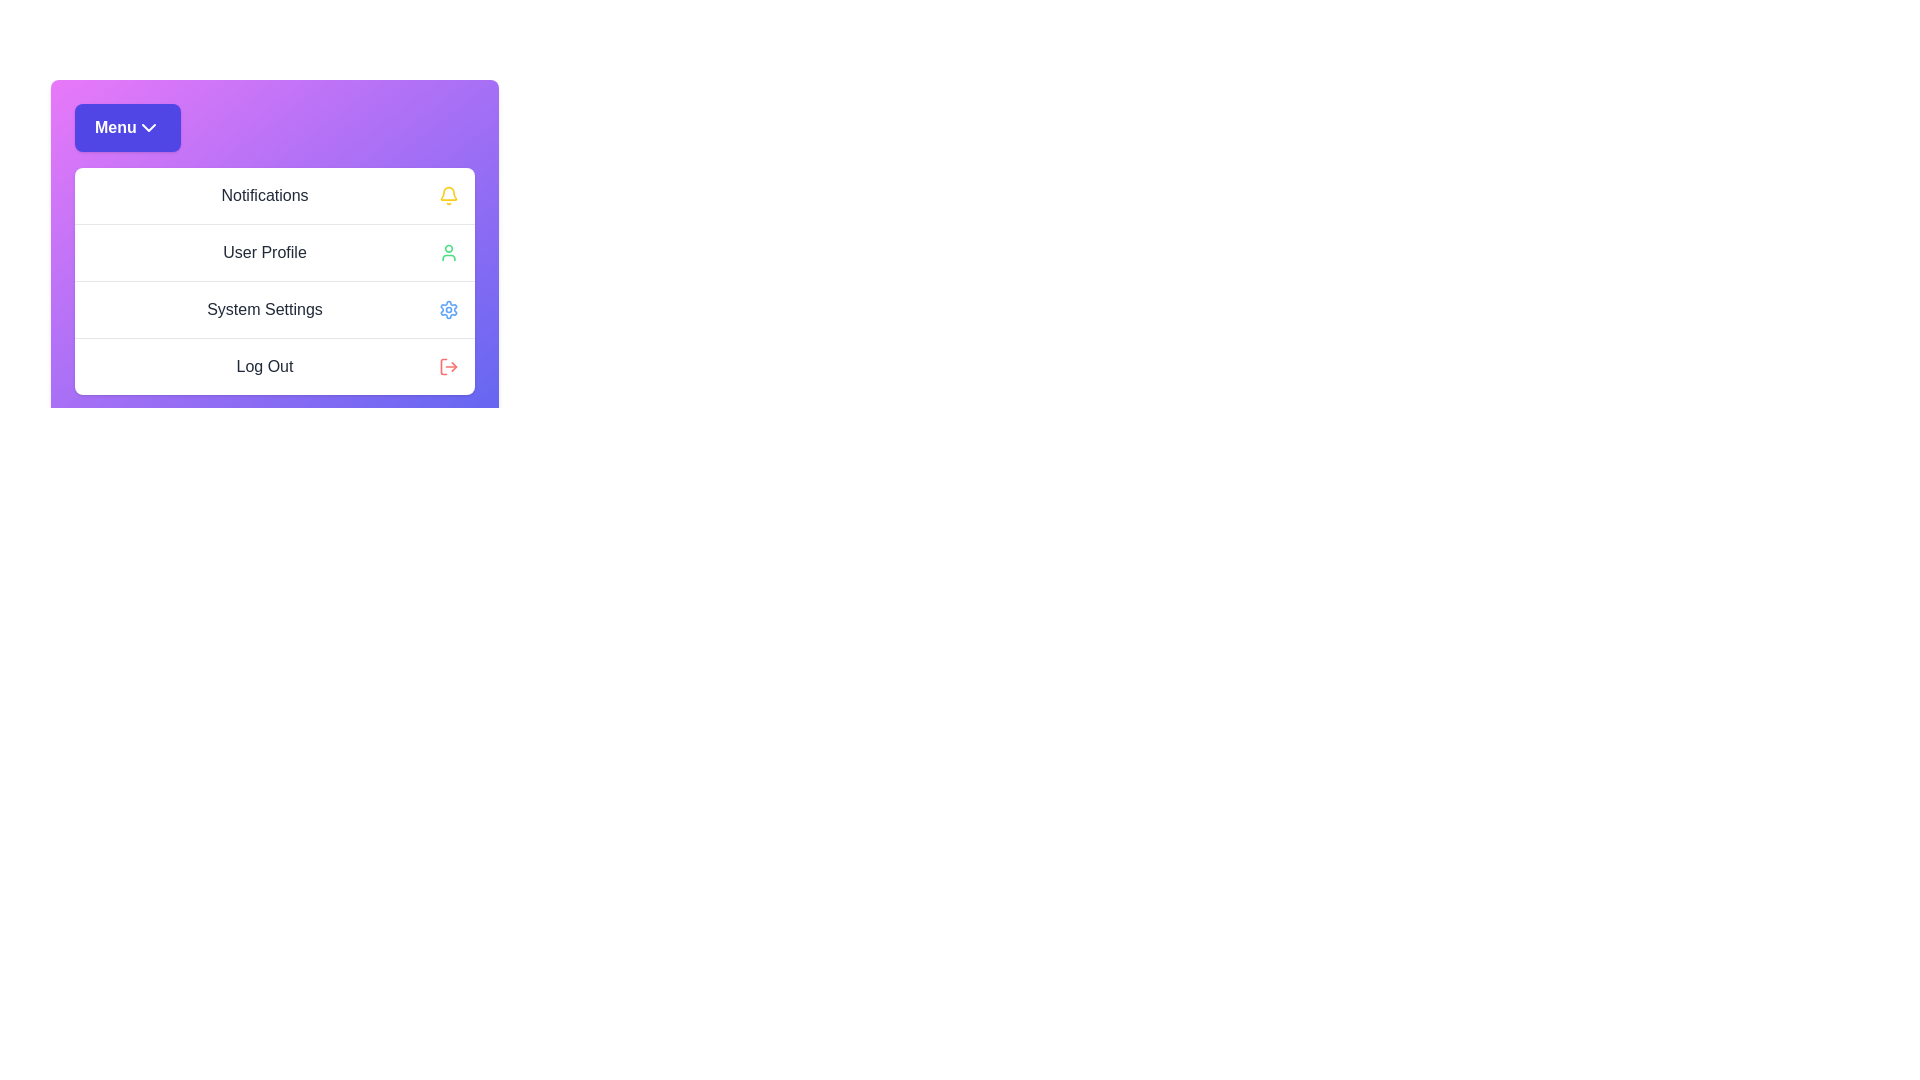 Image resolution: width=1920 pixels, height=1080 pixels. I want to click on the menu item System Settings, so click(273, 309).